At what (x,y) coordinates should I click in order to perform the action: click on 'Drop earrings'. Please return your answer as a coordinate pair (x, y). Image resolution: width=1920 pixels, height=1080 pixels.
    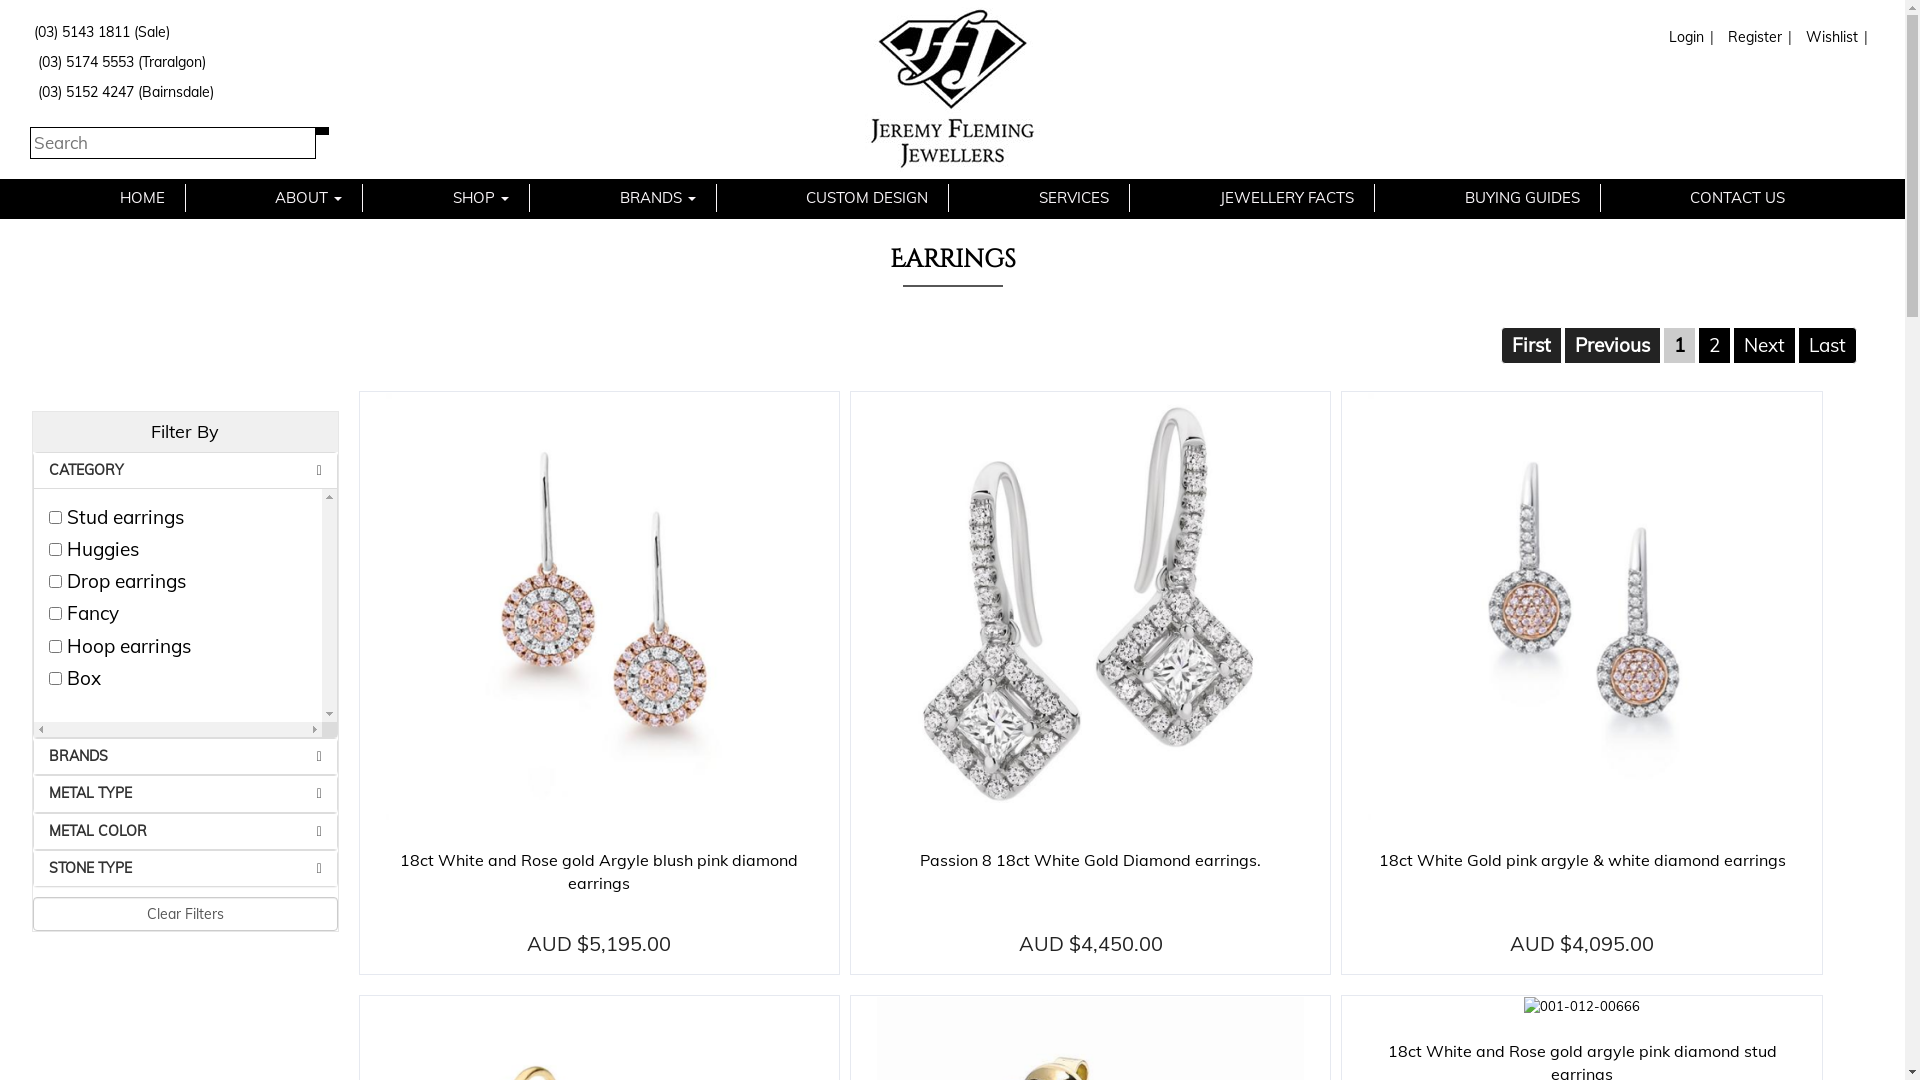
    Looking at the image, I should click on (48, 581).